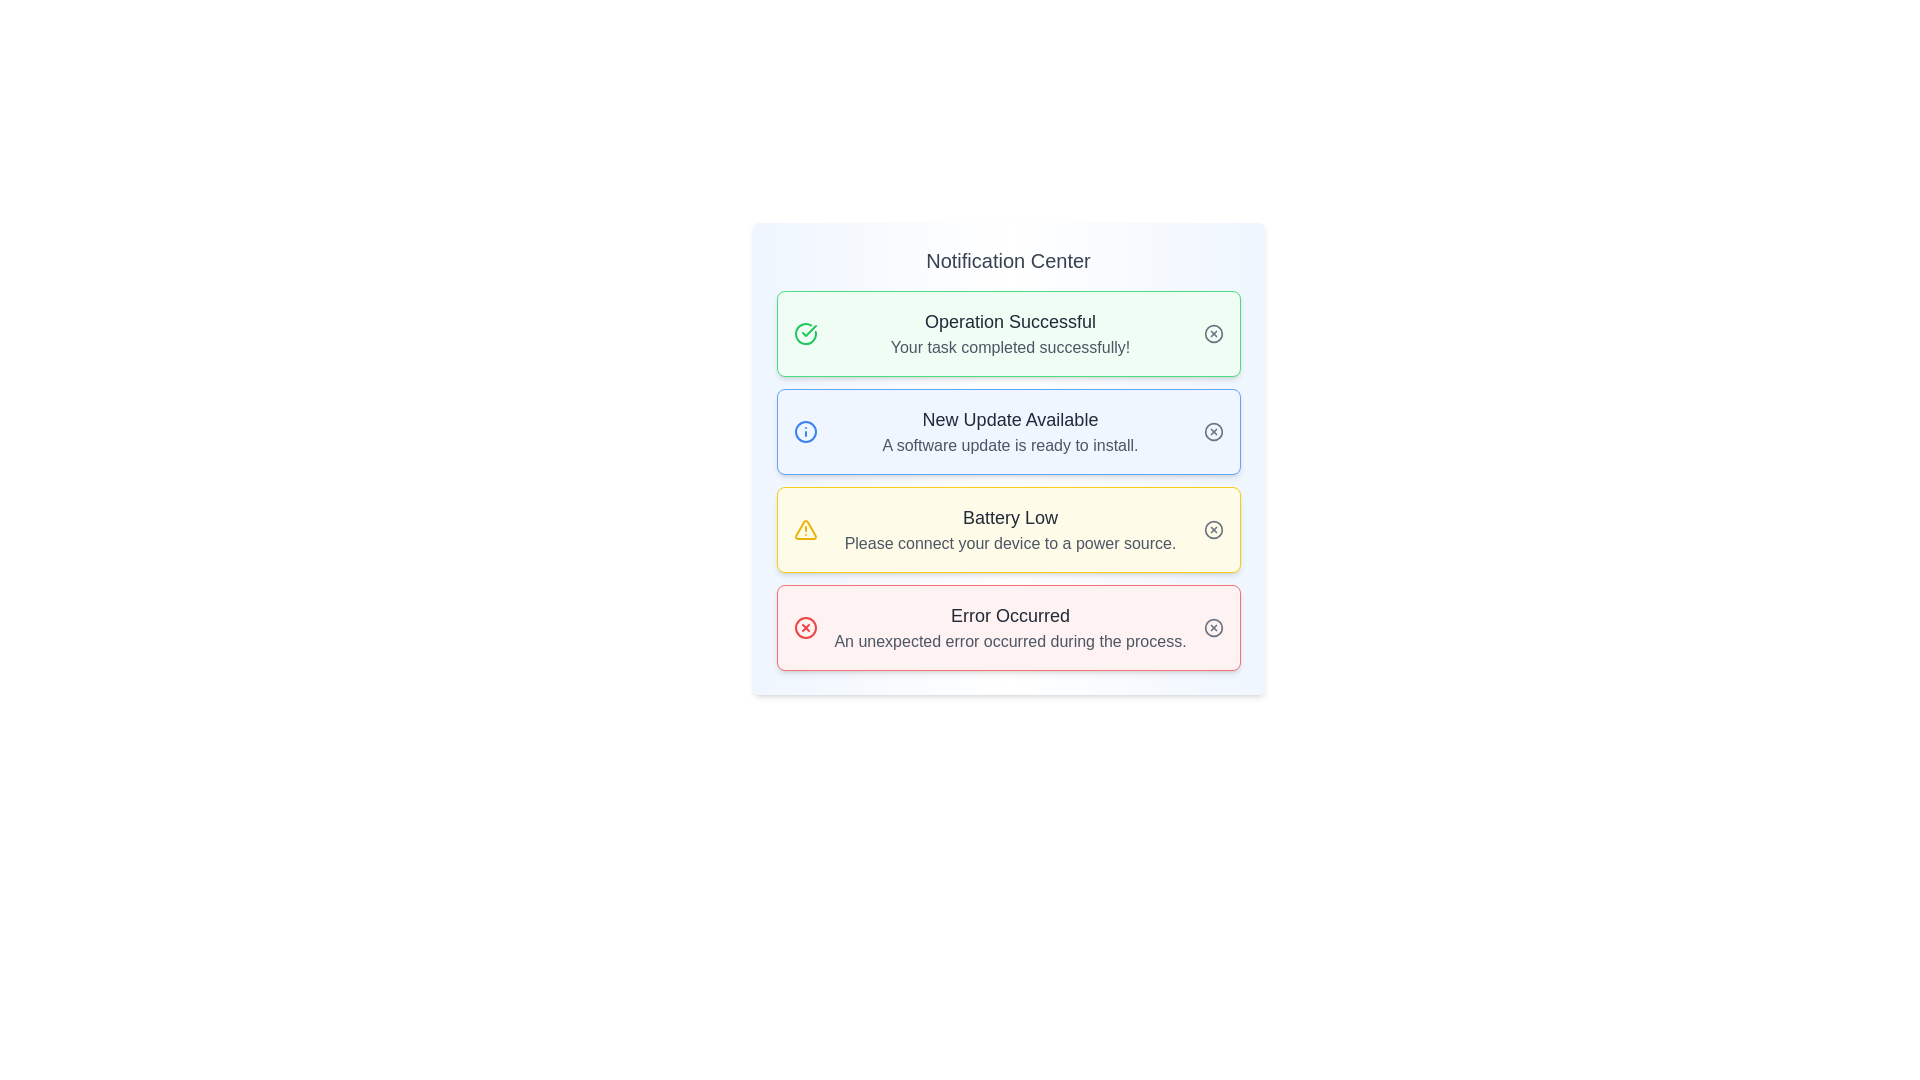 The height and width of the screenshot is (1080, 1920). I want to click on the 'Error Occurred' text label, which is formatted in a medium-sized, bold font with a dark gray color on a red-tinted background, located in the bottom section of a notification card, so click(1010, 615).